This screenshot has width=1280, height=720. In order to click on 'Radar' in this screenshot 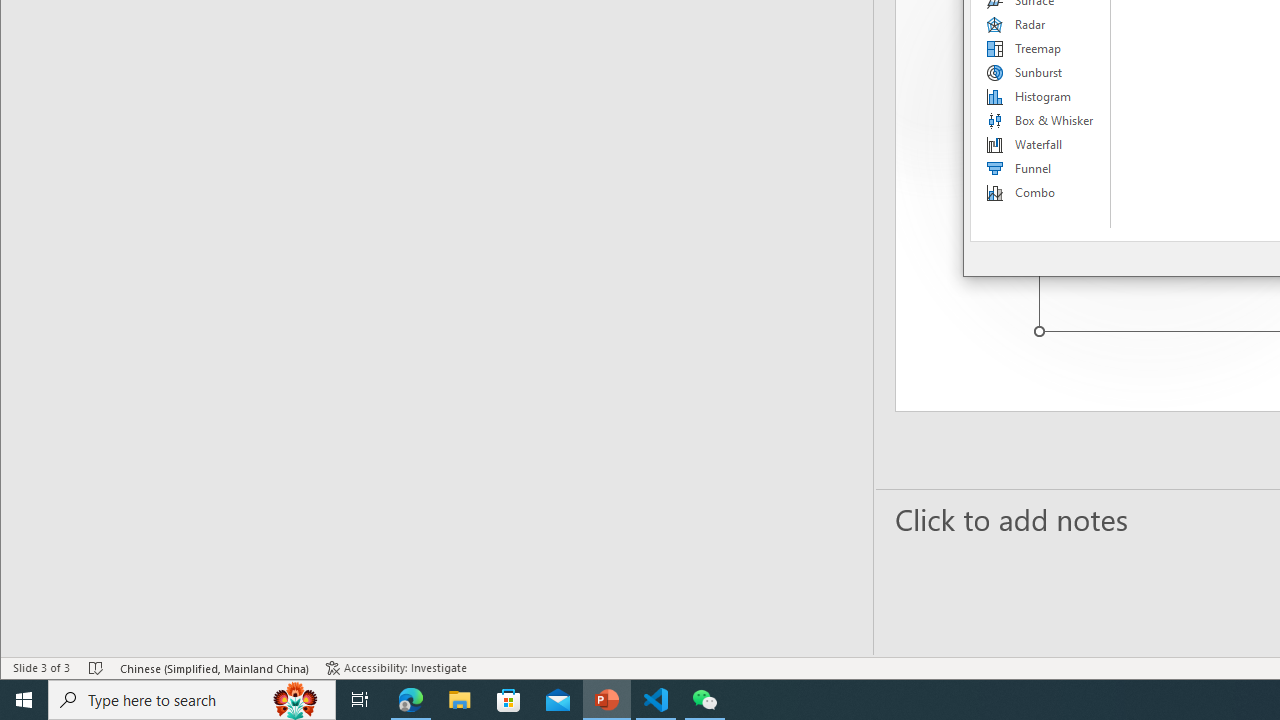, I will do `click(1040, 24)`.